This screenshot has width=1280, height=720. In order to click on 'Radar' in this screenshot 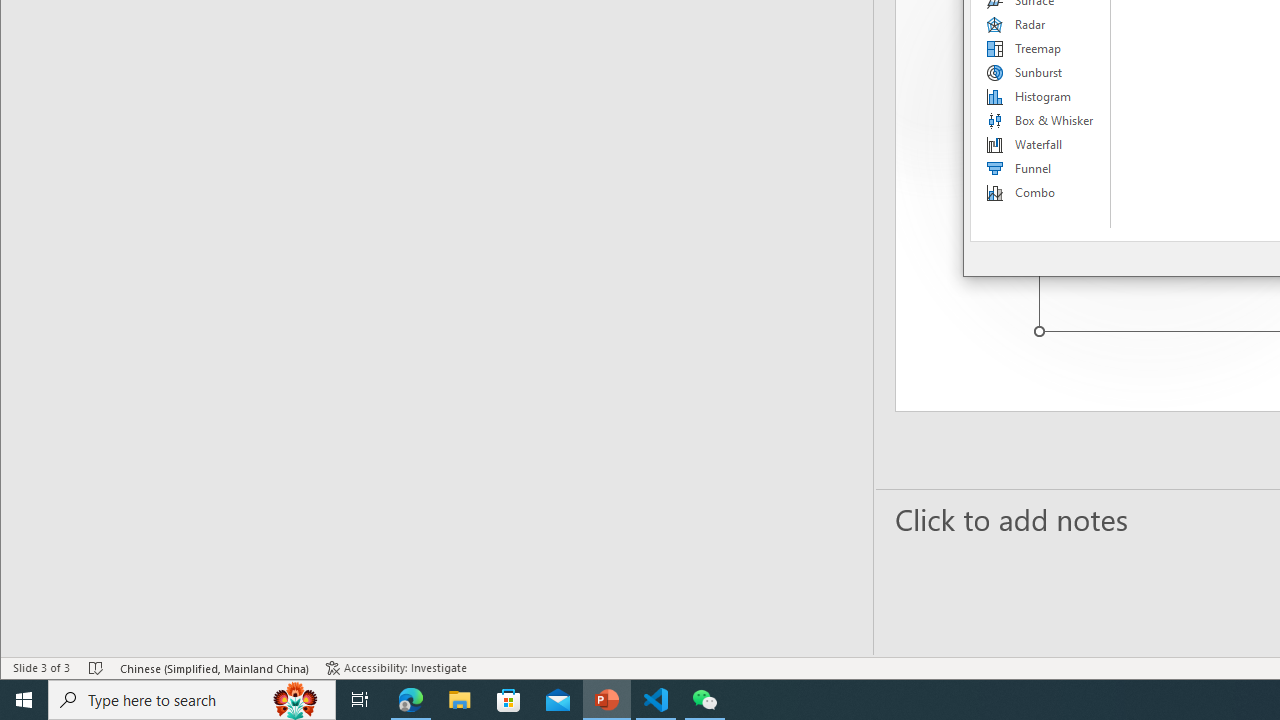, I will do `click(1040, 24)`.